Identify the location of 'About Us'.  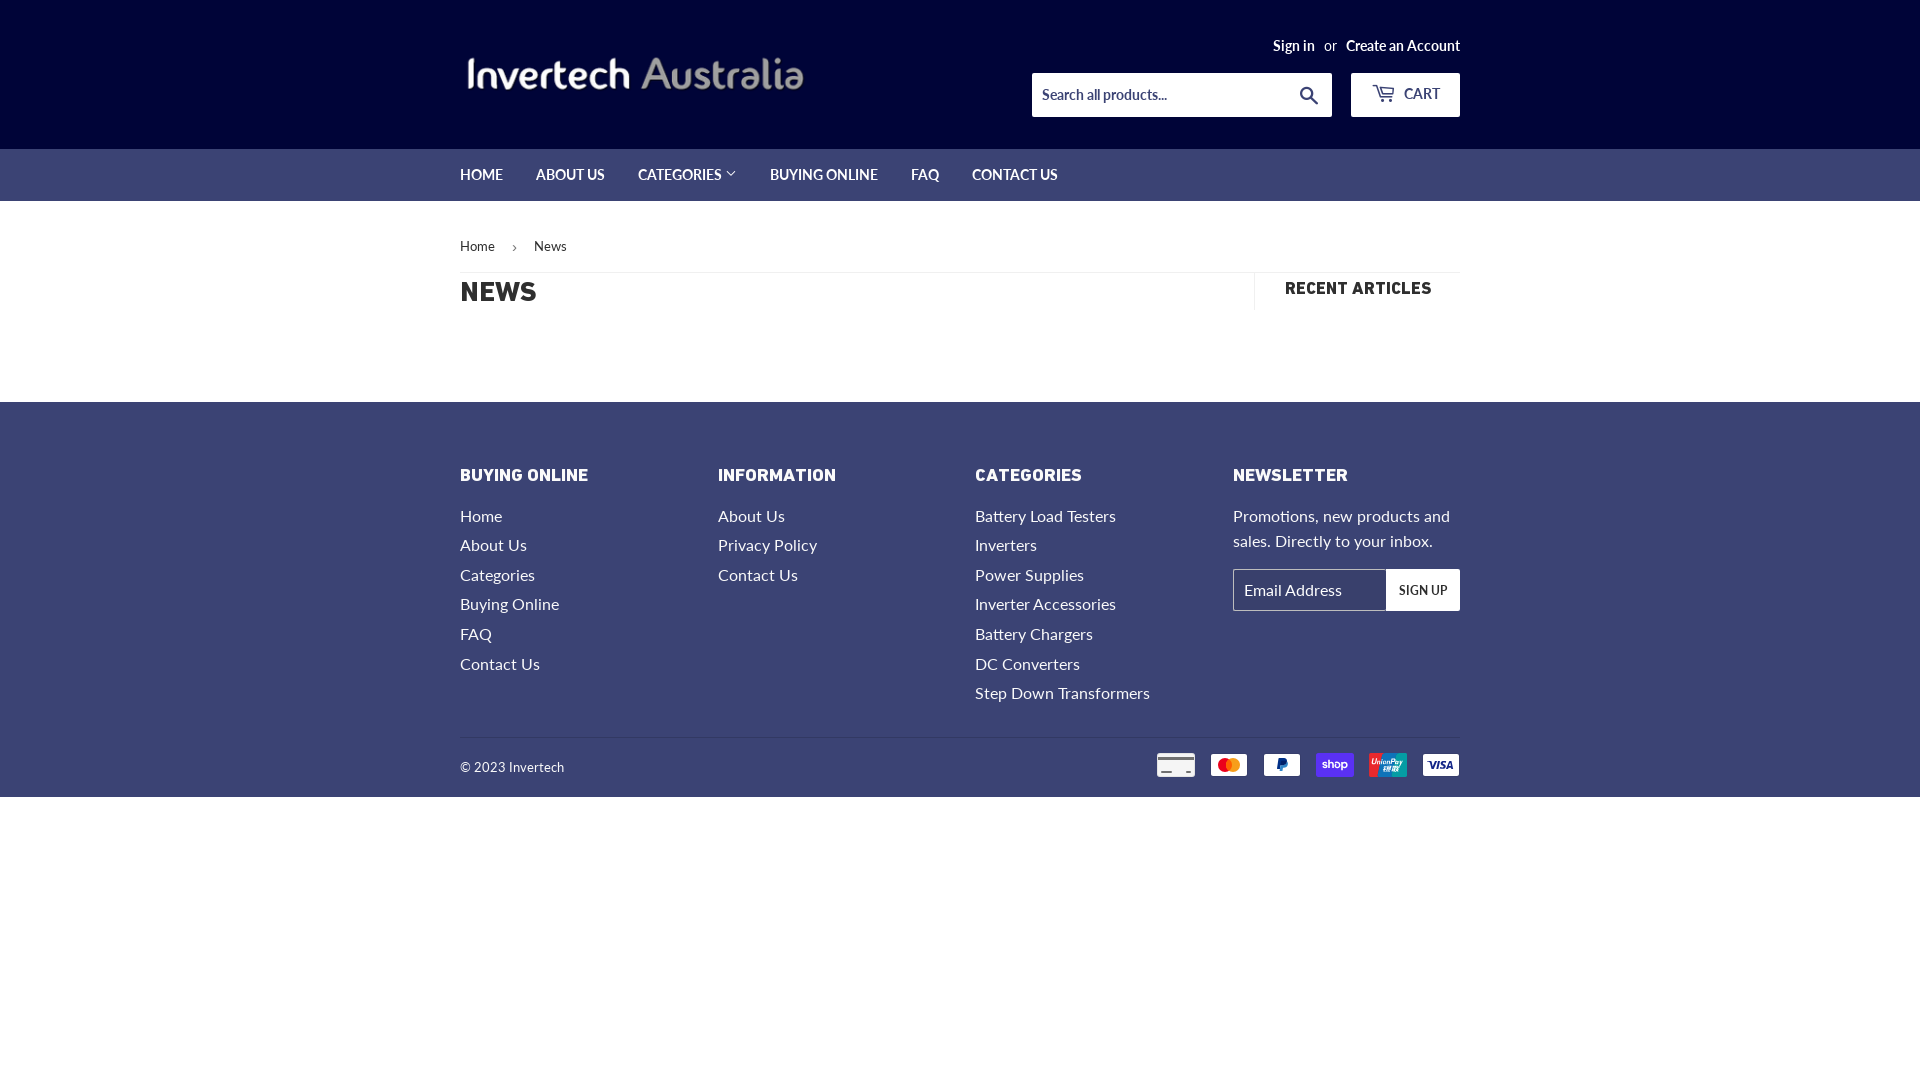
(459, 544).